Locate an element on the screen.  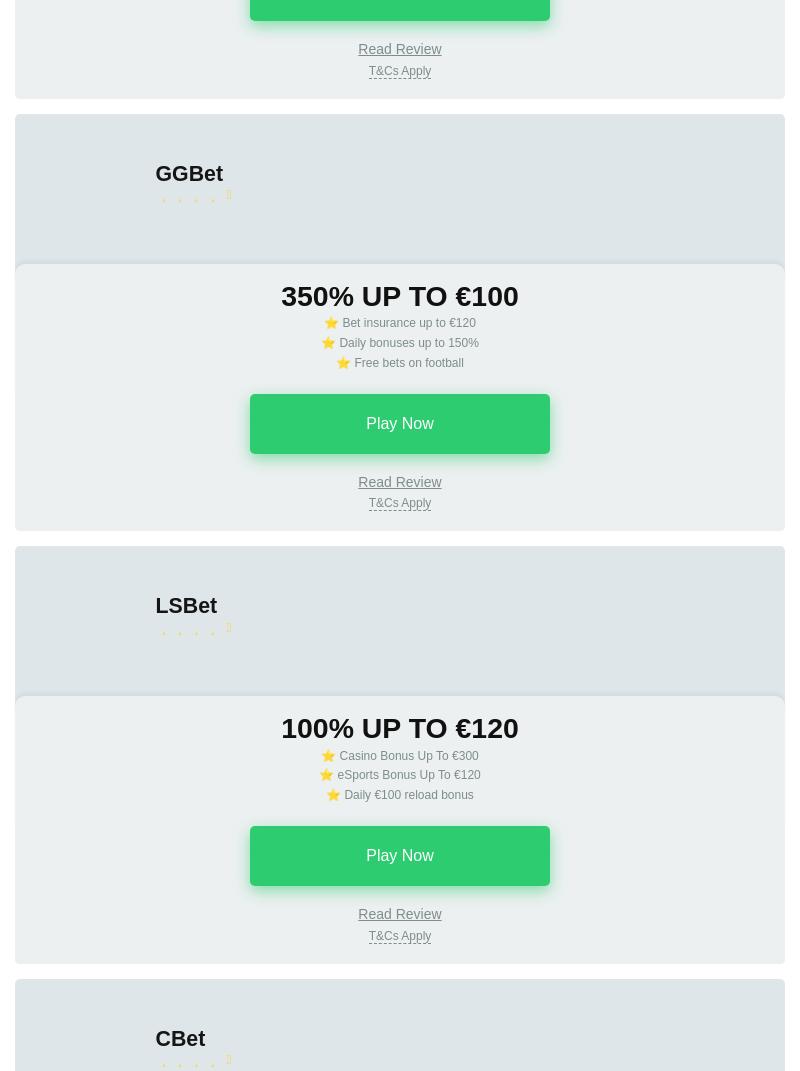
'GGBet' is located at coordinates (188, 171).